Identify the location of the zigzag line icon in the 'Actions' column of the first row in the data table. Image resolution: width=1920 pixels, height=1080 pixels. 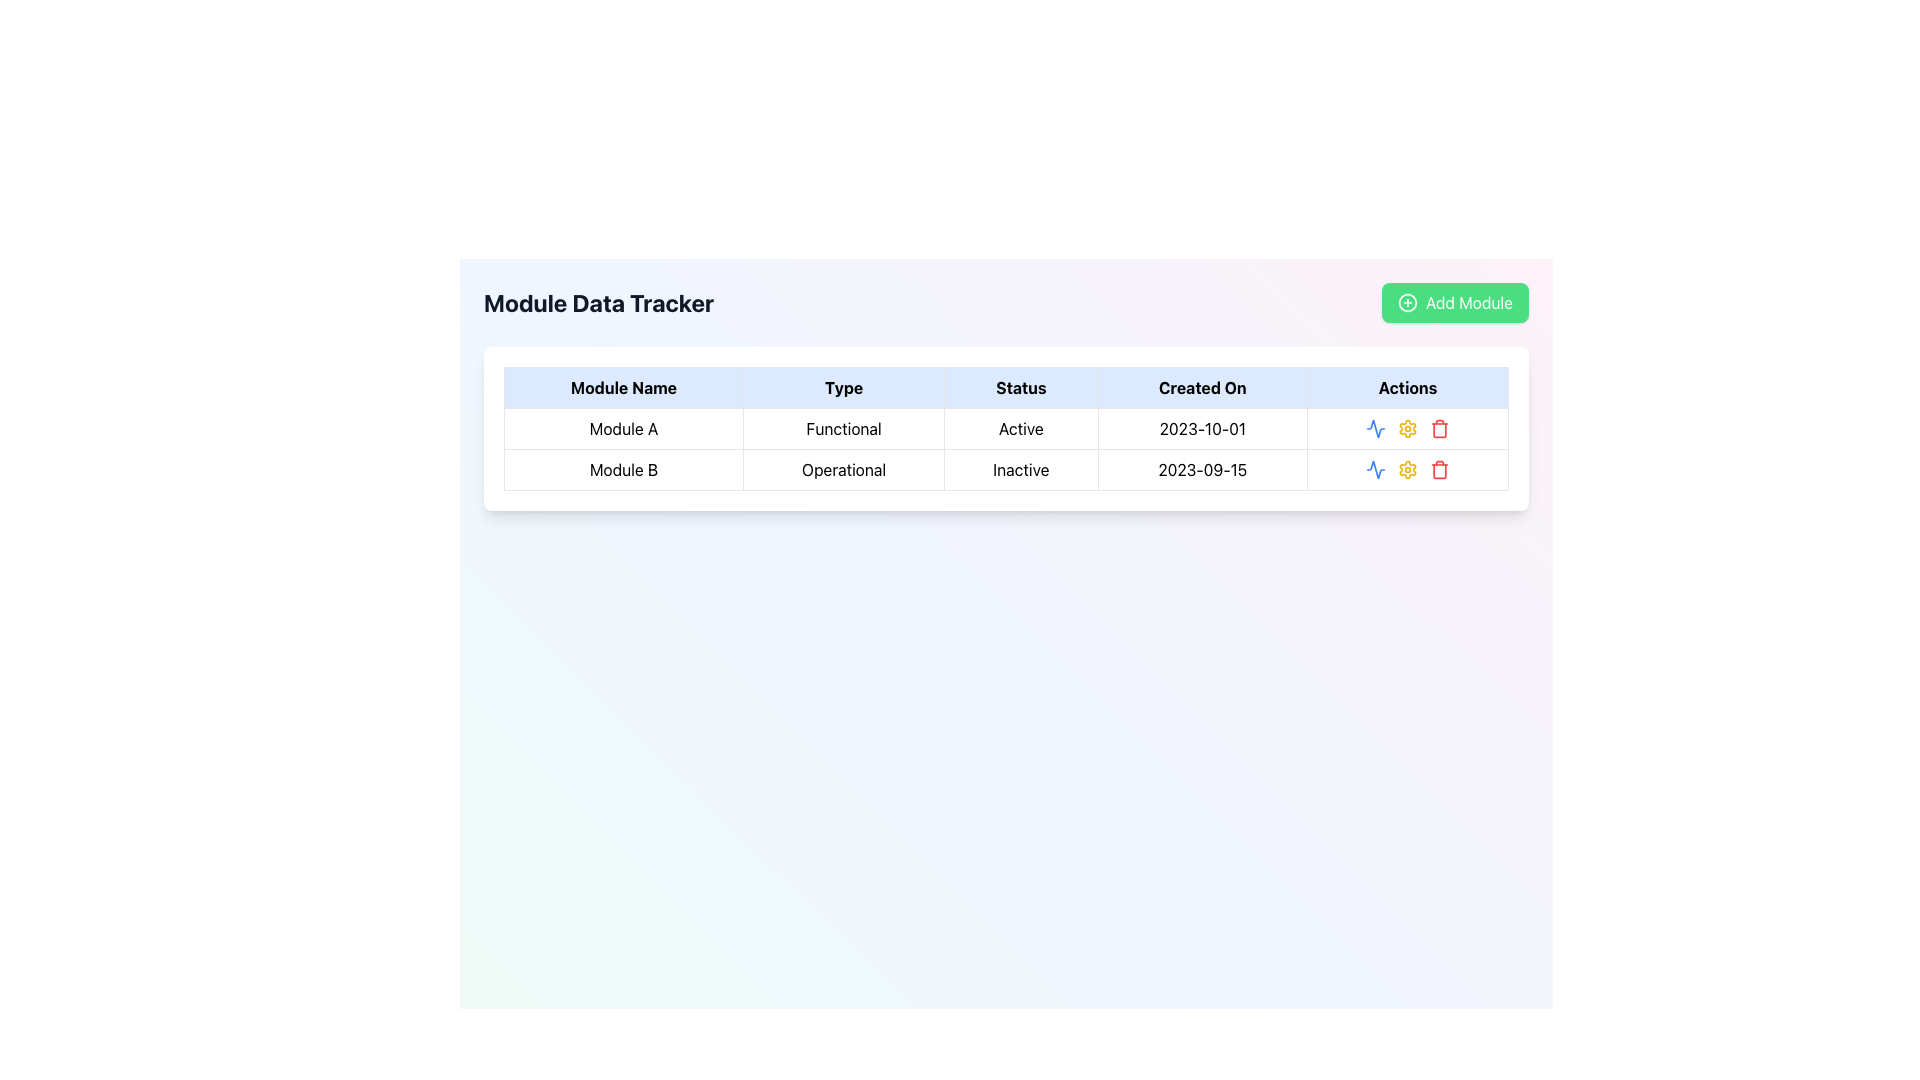
(1375, 470).